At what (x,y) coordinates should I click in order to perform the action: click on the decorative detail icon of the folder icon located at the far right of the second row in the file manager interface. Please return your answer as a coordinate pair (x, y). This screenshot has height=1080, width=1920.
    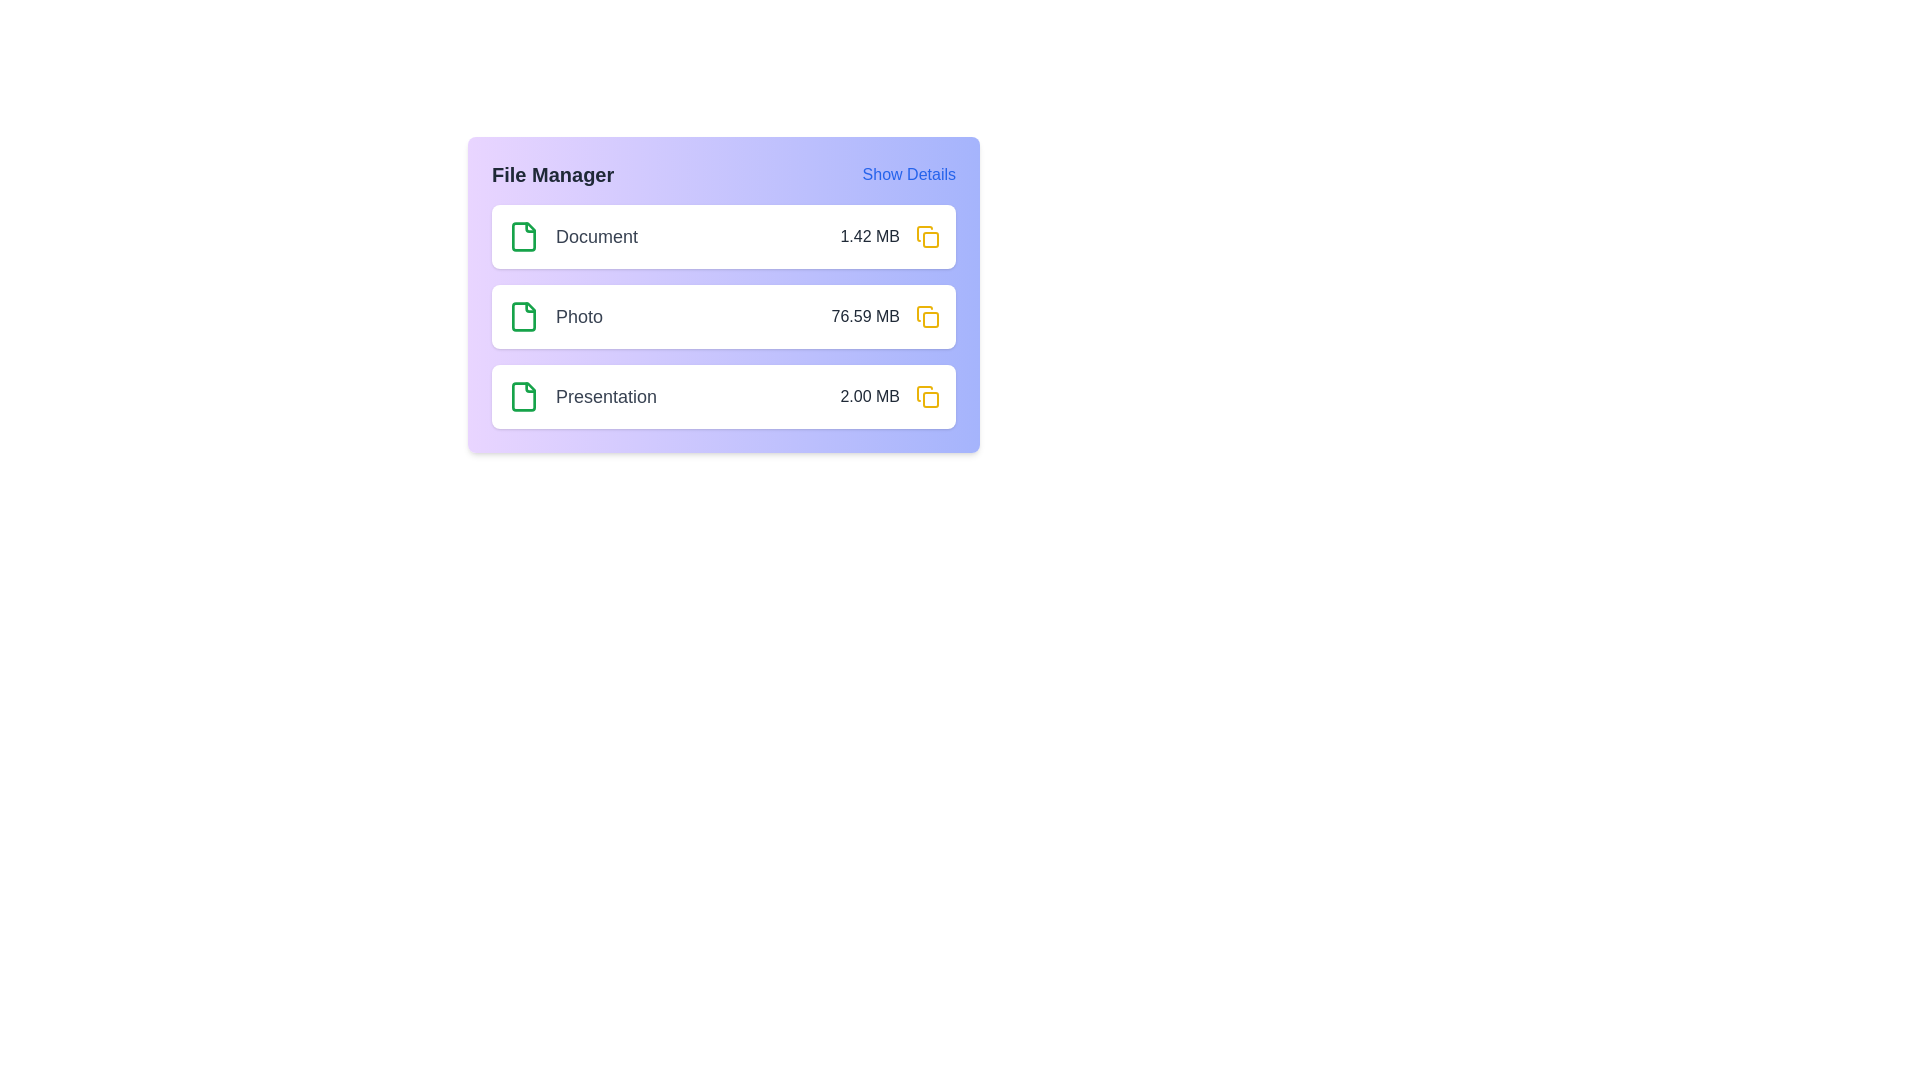
    Looking at the image, I should click on (930, 319).